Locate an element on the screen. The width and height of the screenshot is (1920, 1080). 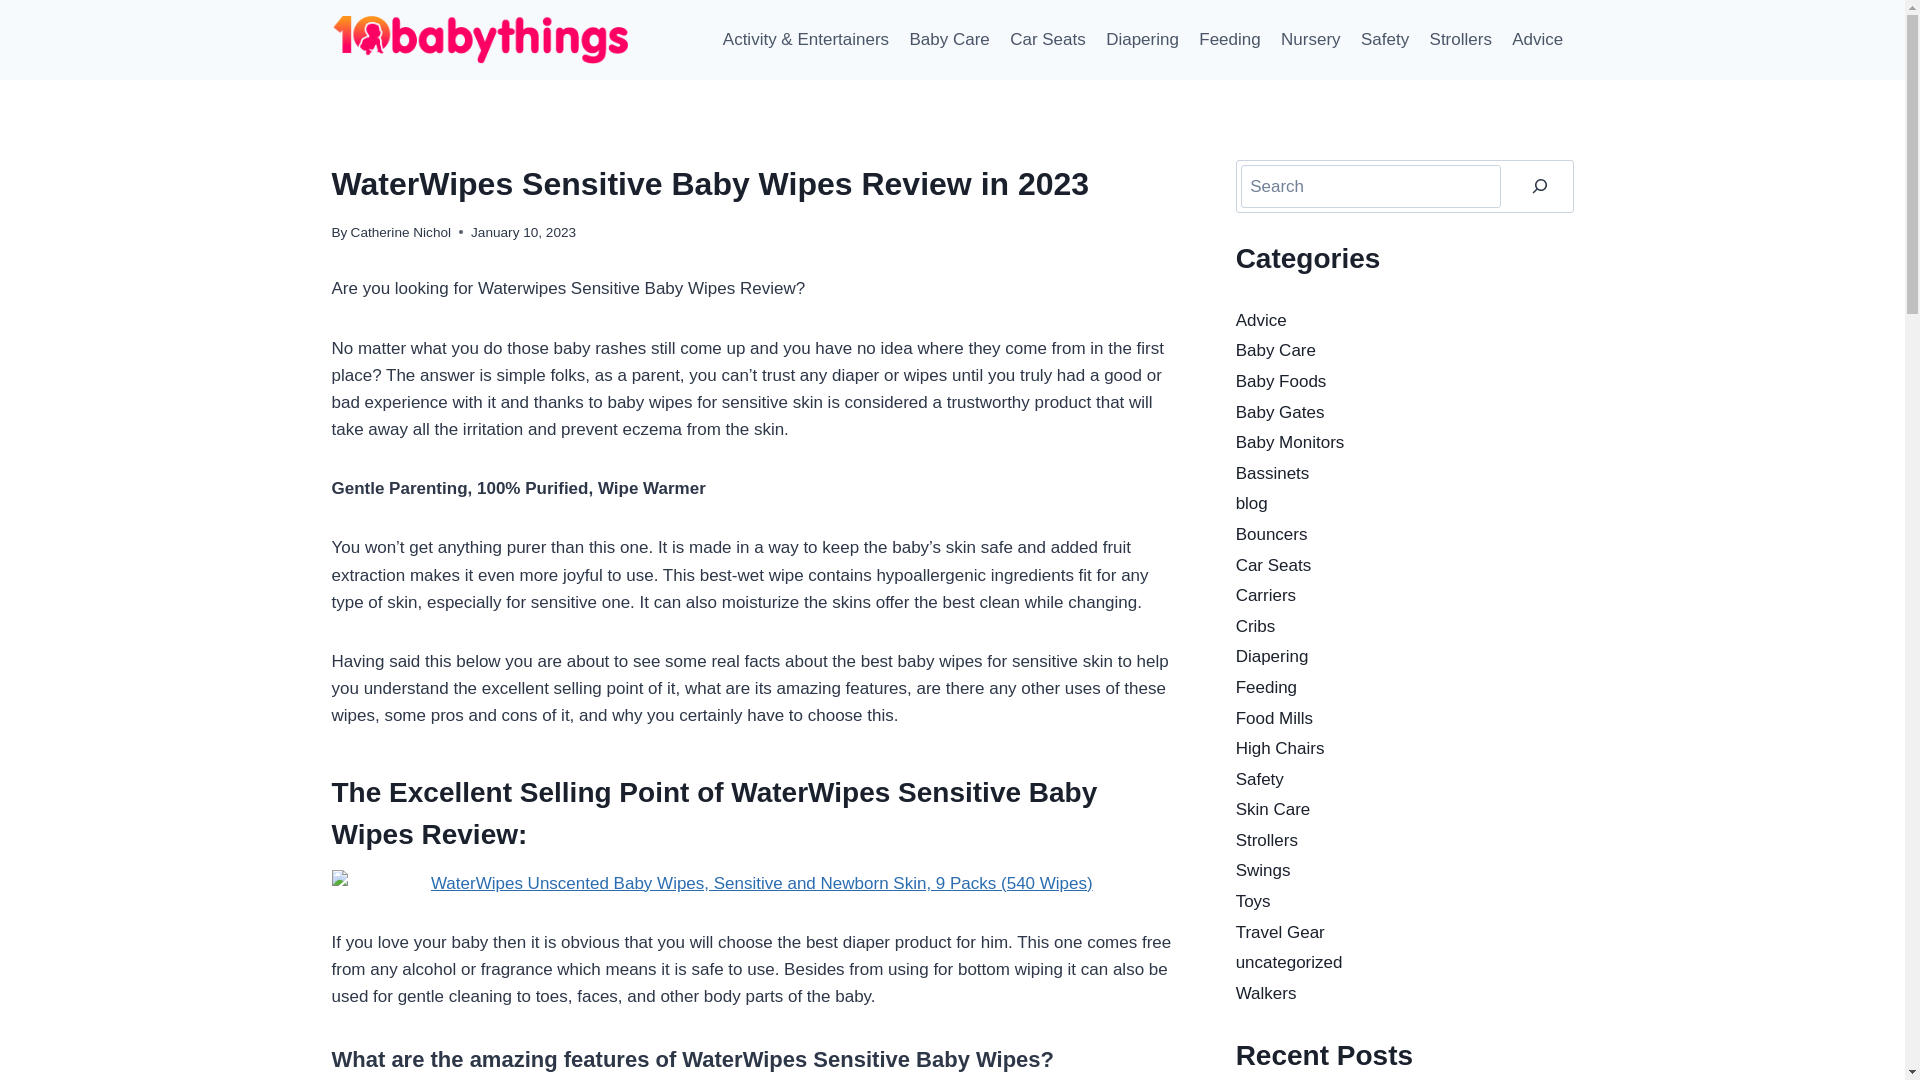
'Baby Monitors' is located at coordinates (1235, 441).